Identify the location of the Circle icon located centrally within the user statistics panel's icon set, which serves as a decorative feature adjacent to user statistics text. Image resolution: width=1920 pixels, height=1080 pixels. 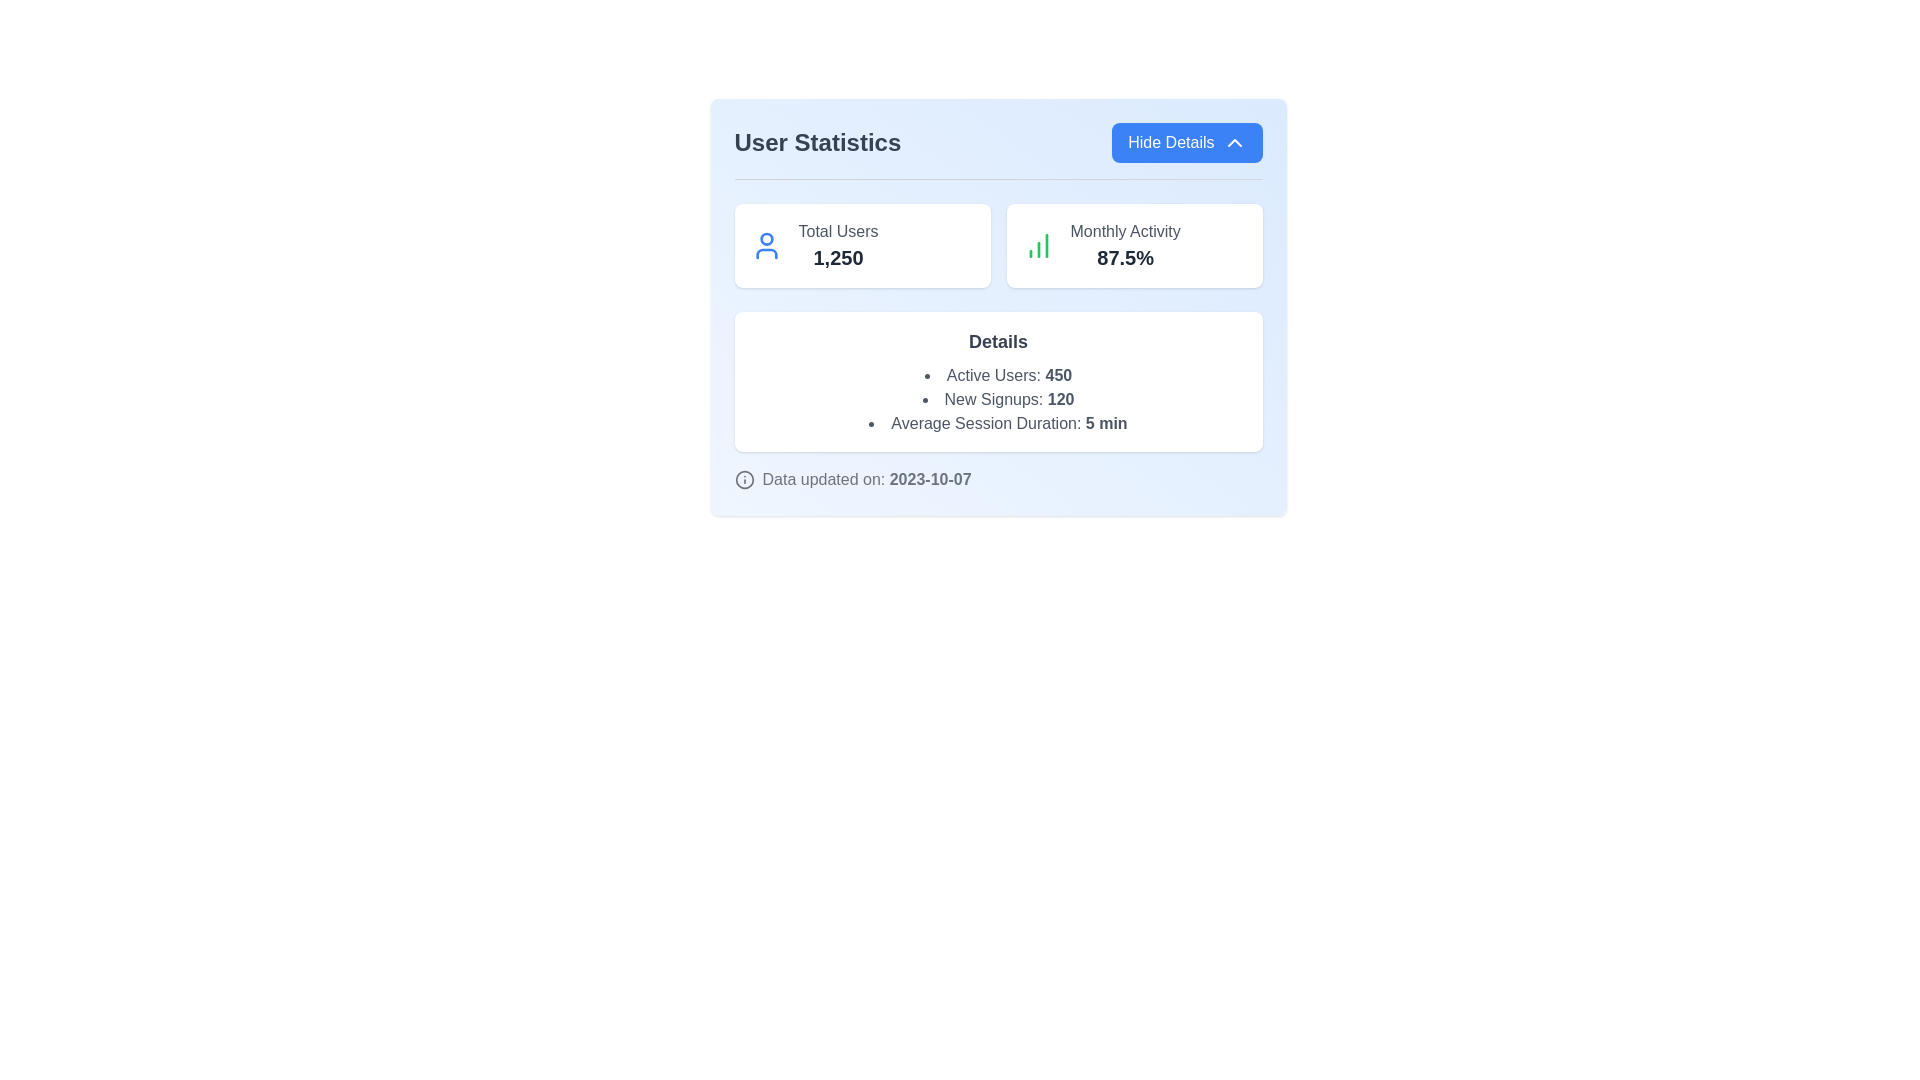
(743, 479).